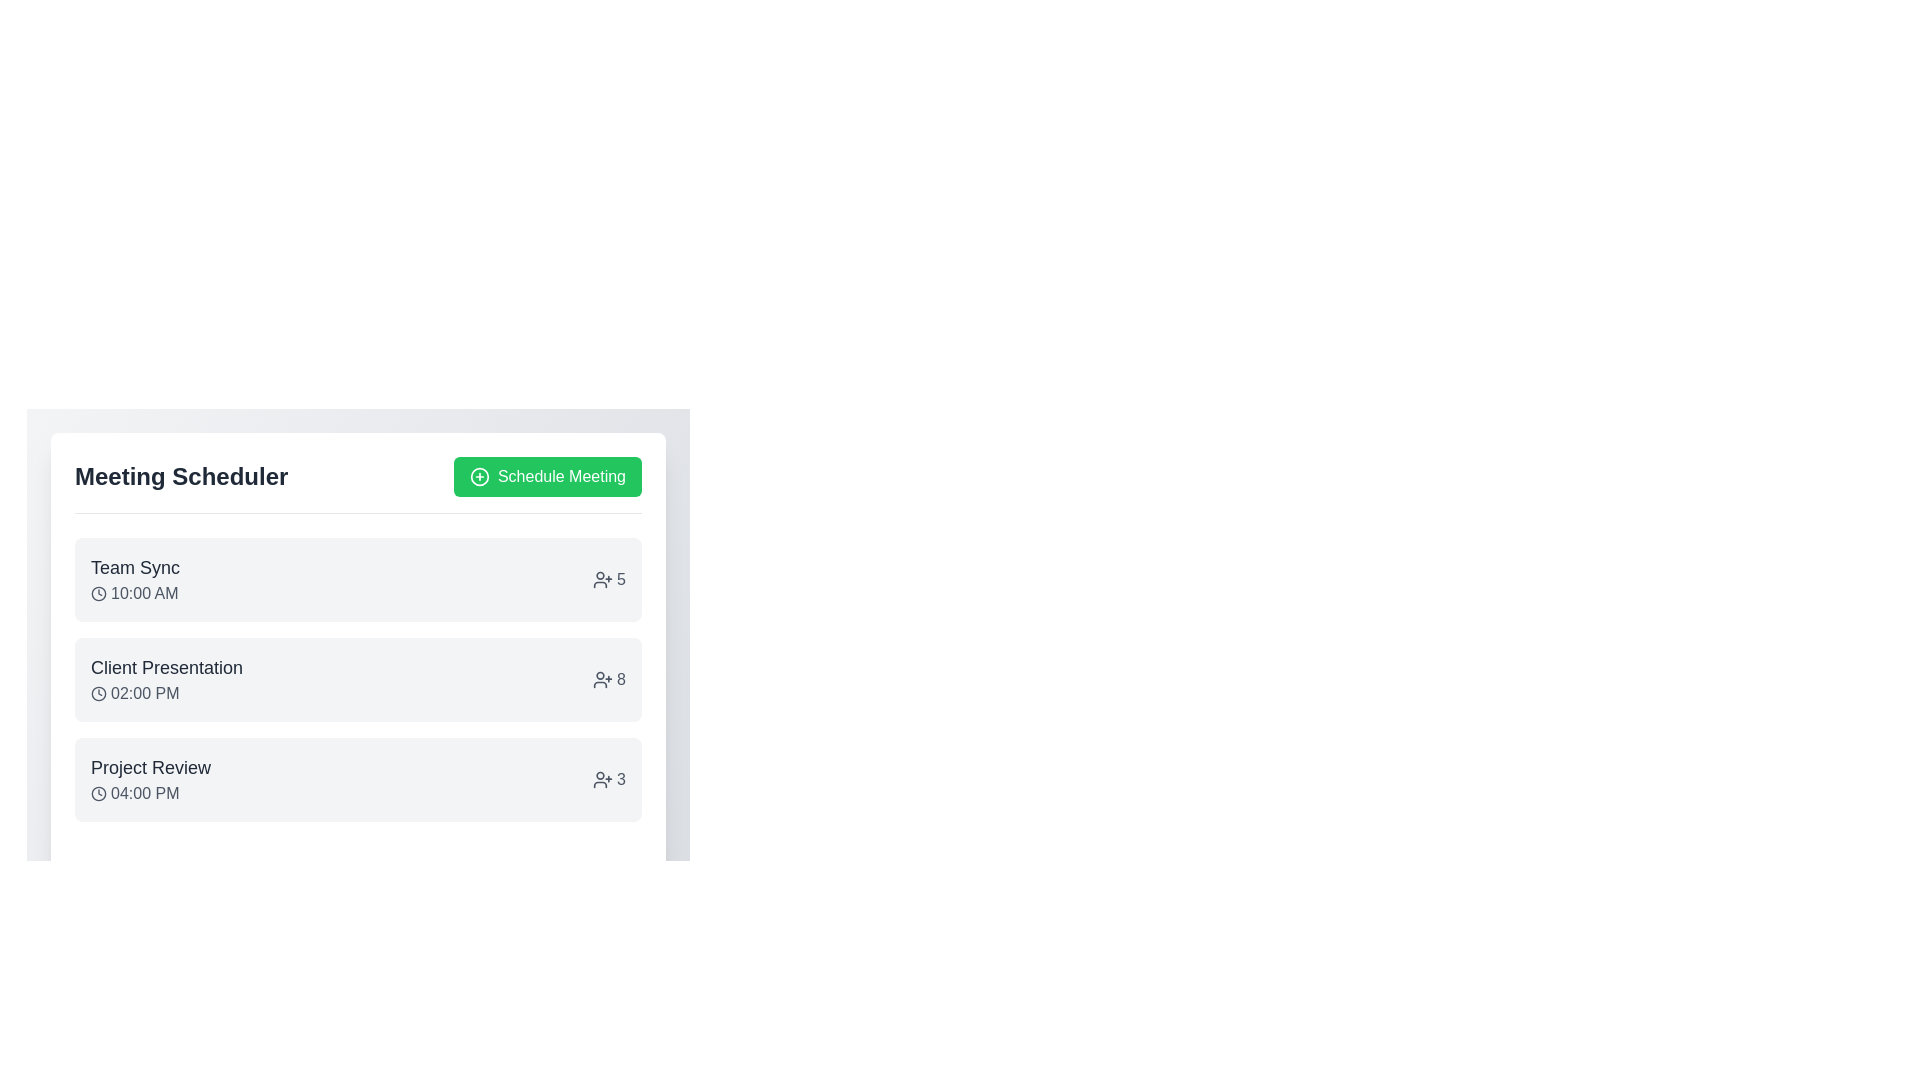  I want to click on the SVG icon with a circular outline and a plus symbol inside it, located on the left side of the green button labeled 'Schedule Meeting', so click(480, 477).